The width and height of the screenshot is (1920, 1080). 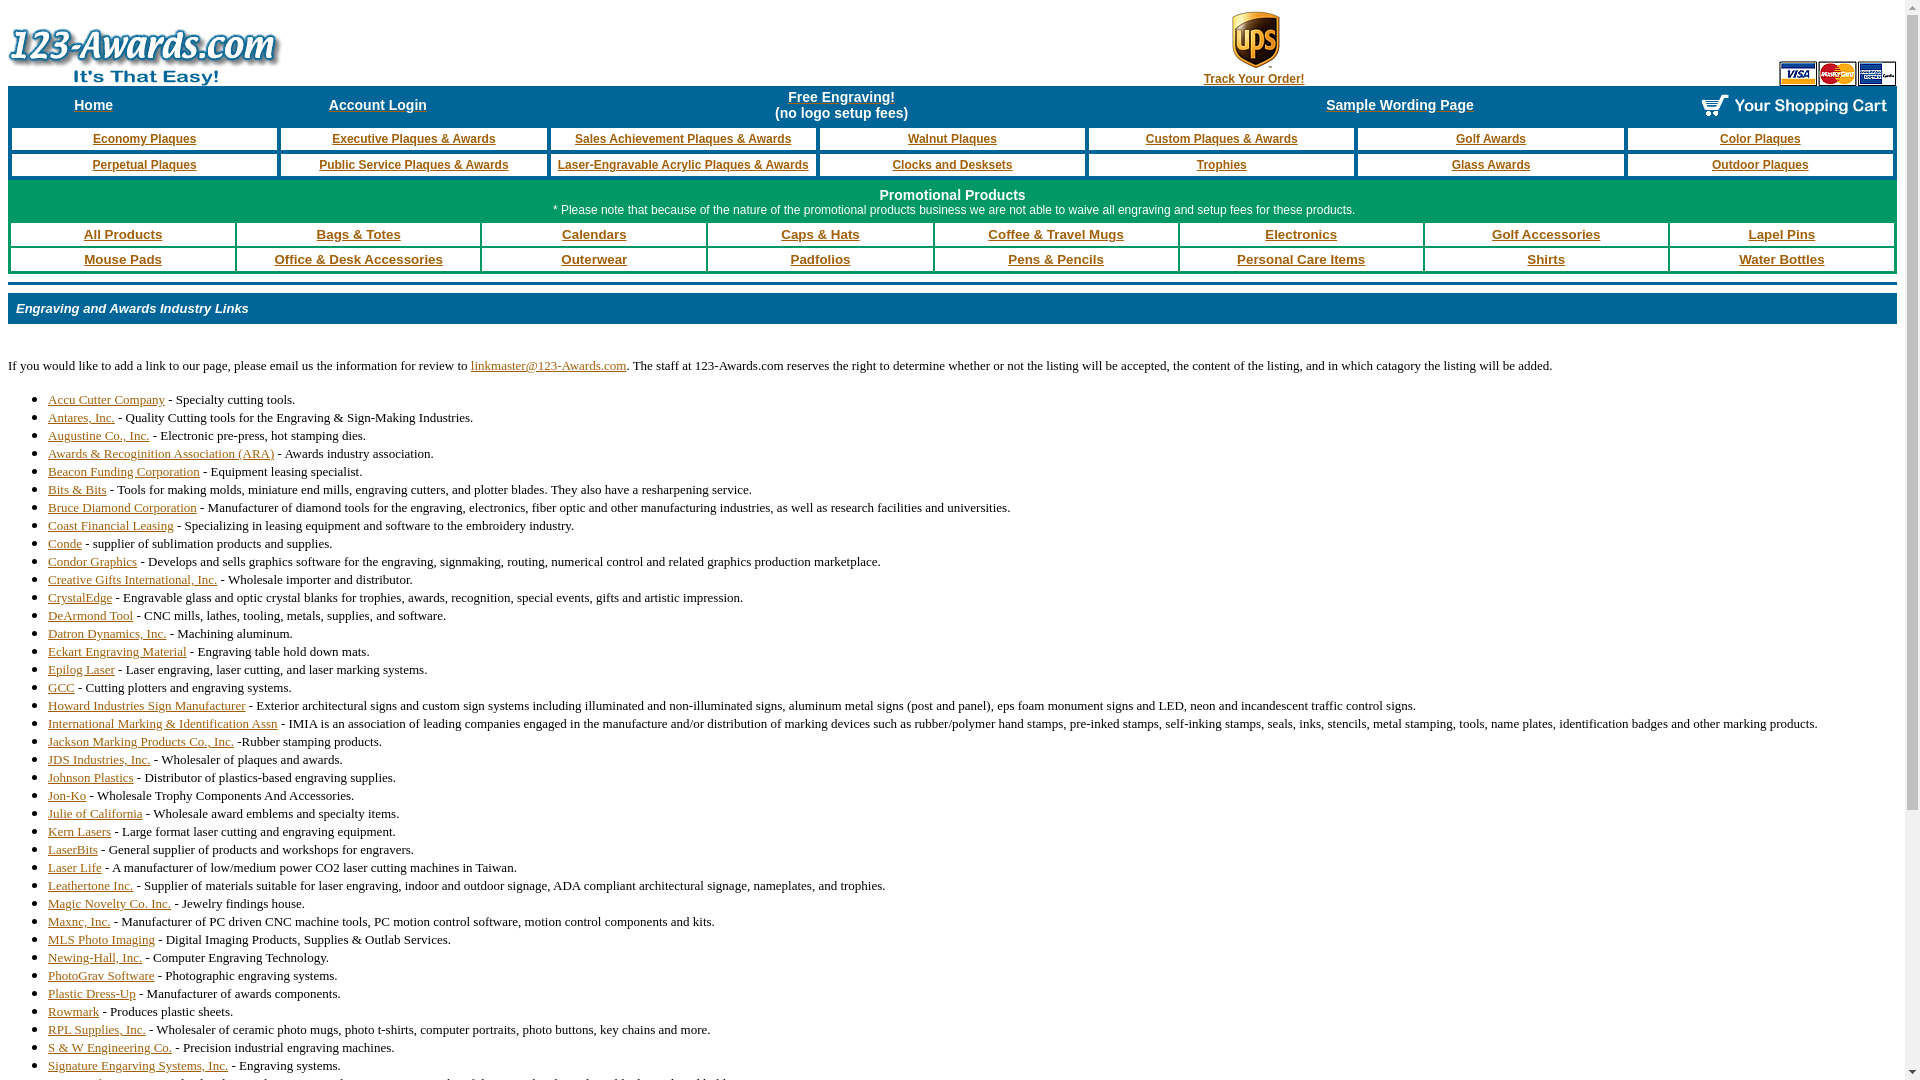 I want to click on 'All Products', so click(x=122, y=233).